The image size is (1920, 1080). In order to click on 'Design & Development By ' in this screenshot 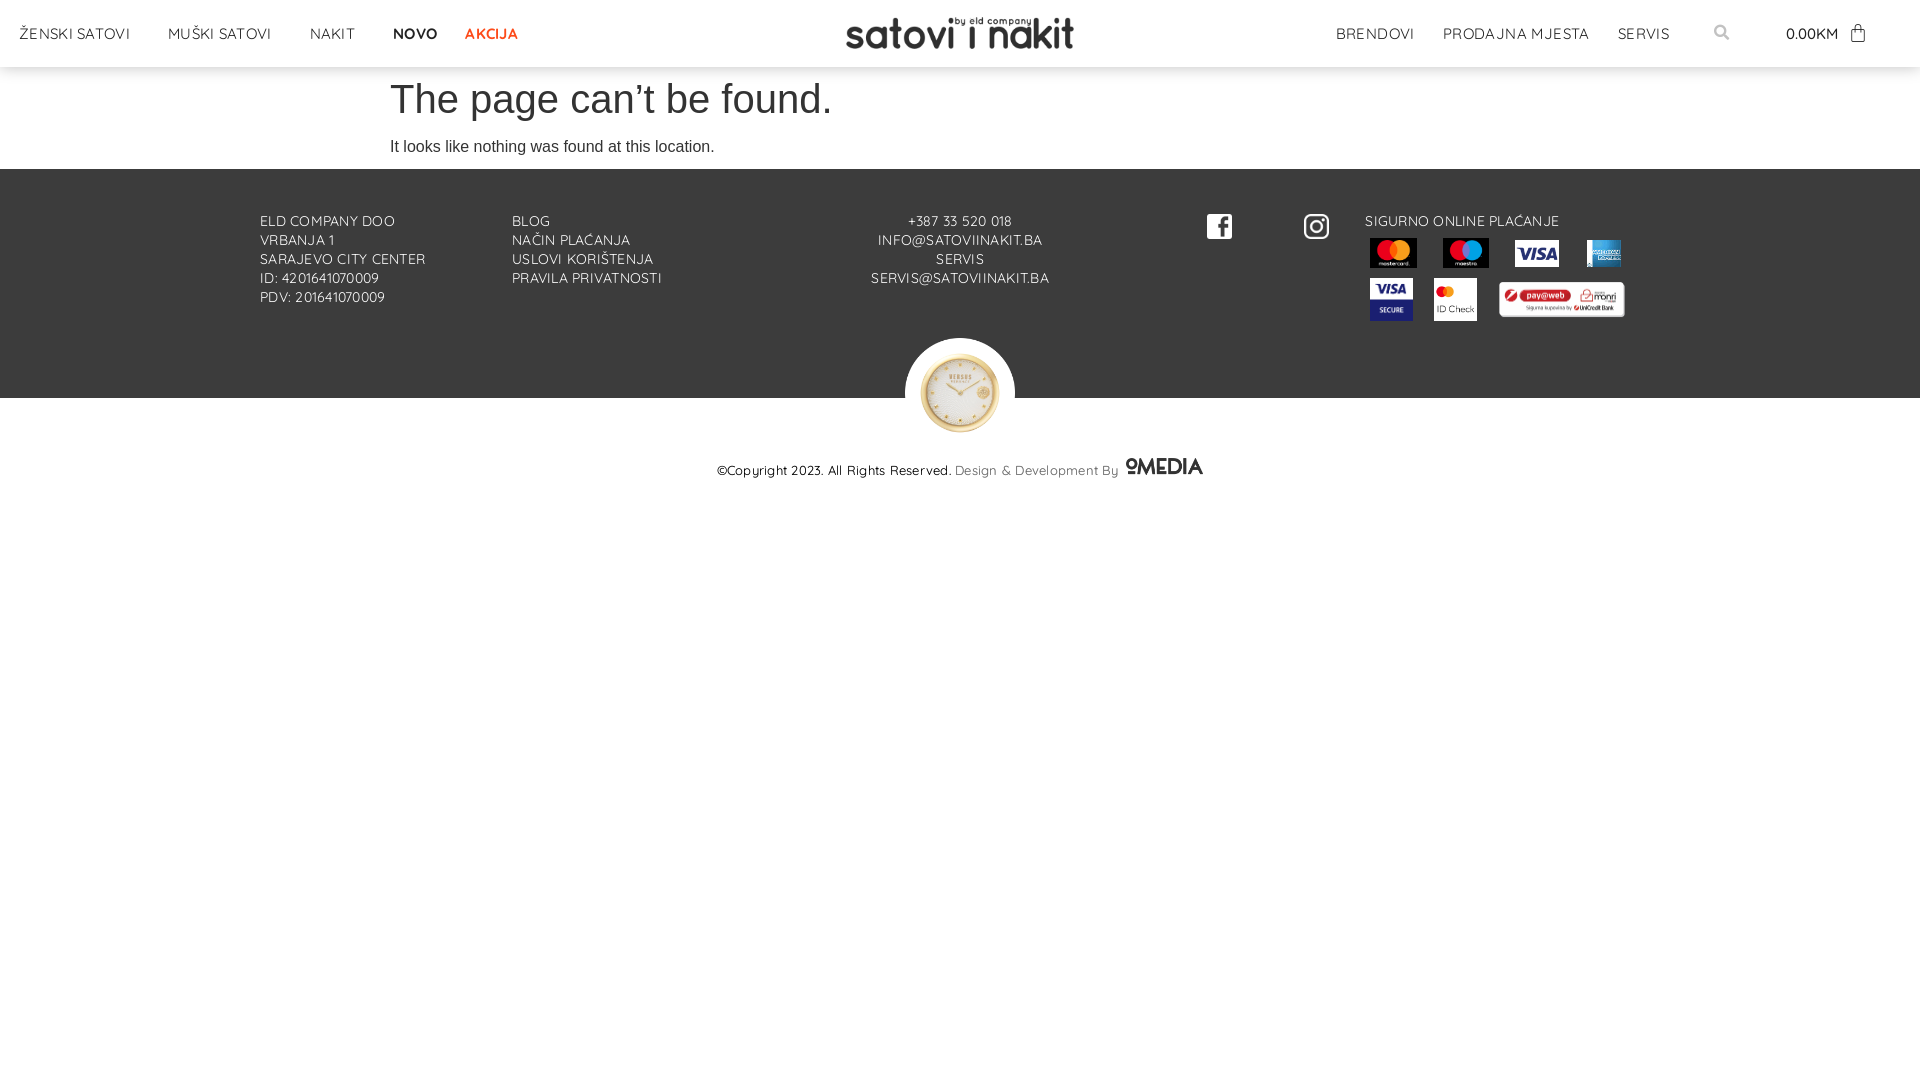, I will do `click(1078, 470)`.